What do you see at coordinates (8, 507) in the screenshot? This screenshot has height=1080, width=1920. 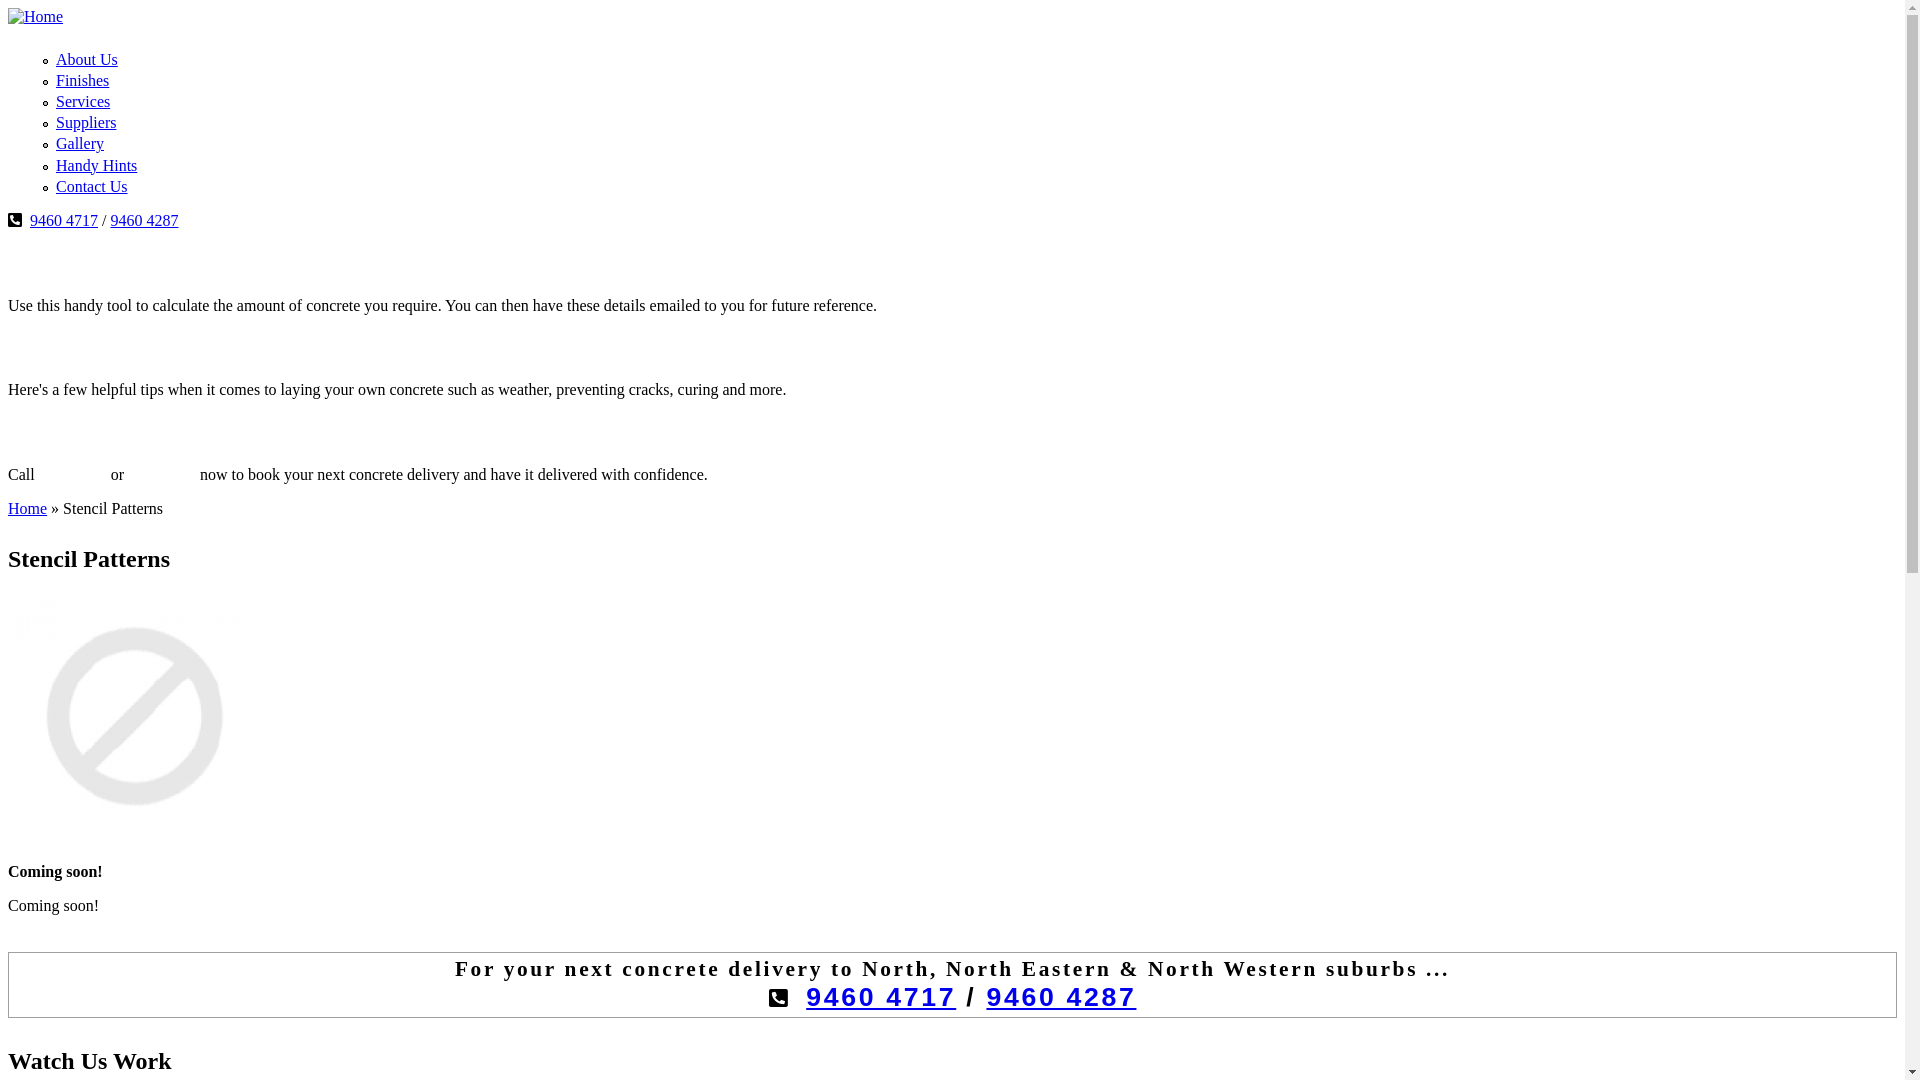 I see `'Home'` at bounding box center [8, 507].